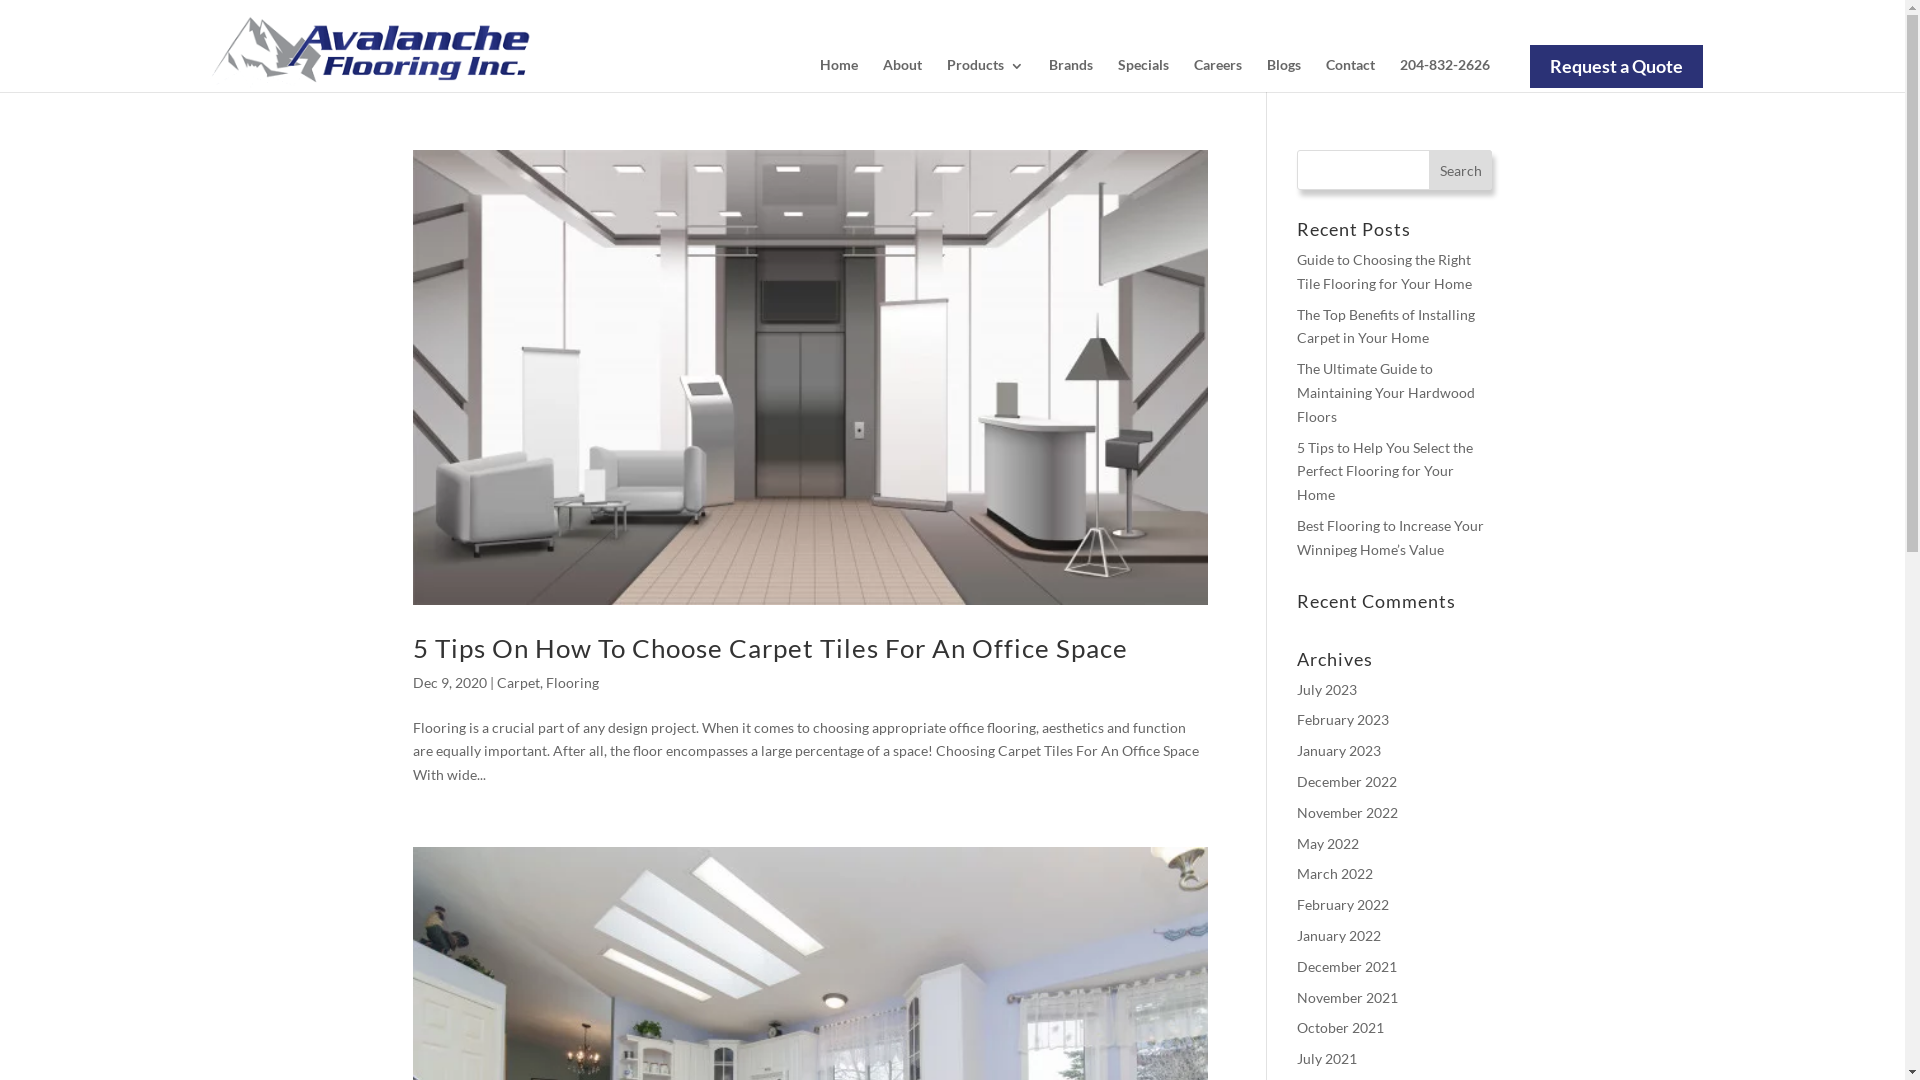  I want to click on 'Home', so click(820, 67).